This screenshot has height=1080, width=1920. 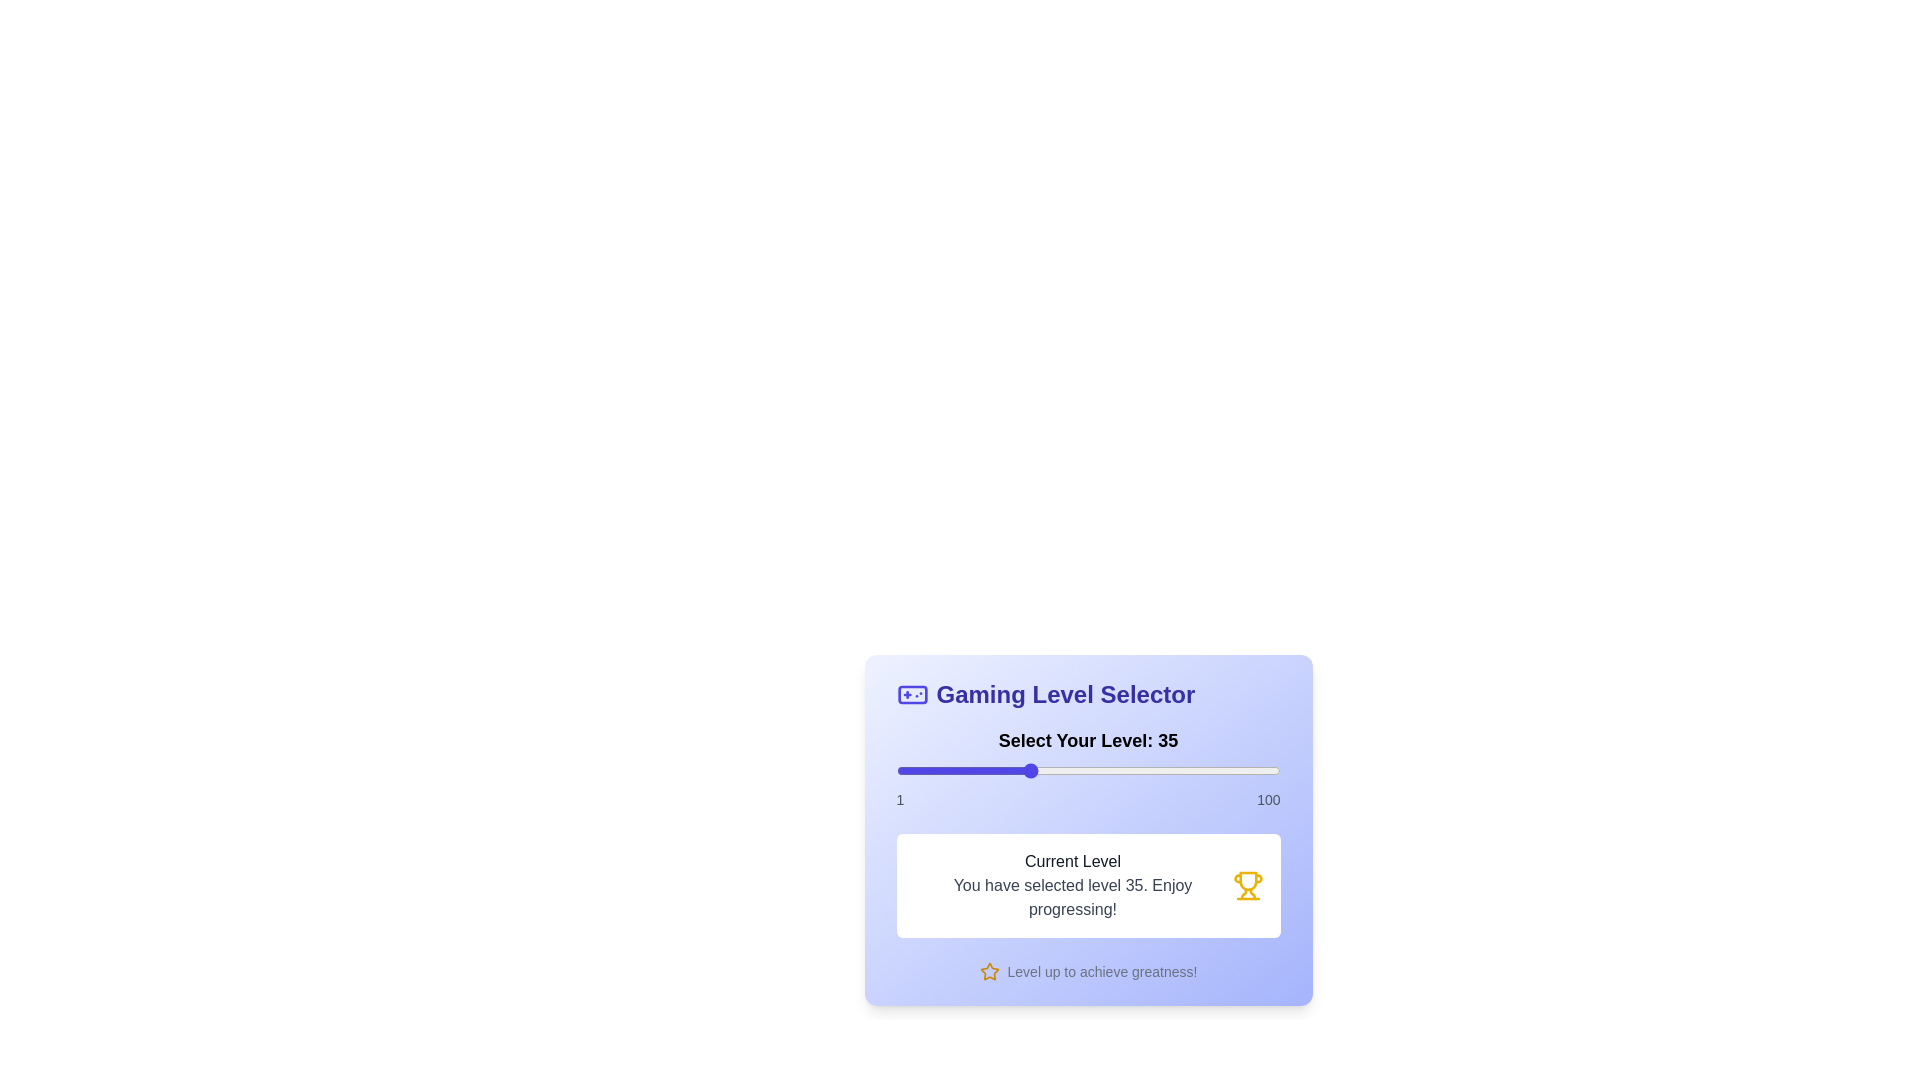 I want to click on the decorative SVG rectangle element on the right side of the game controller icon located at the top-left corner of the 'Gaming Level Selector' card, so click(x=911, y=693).